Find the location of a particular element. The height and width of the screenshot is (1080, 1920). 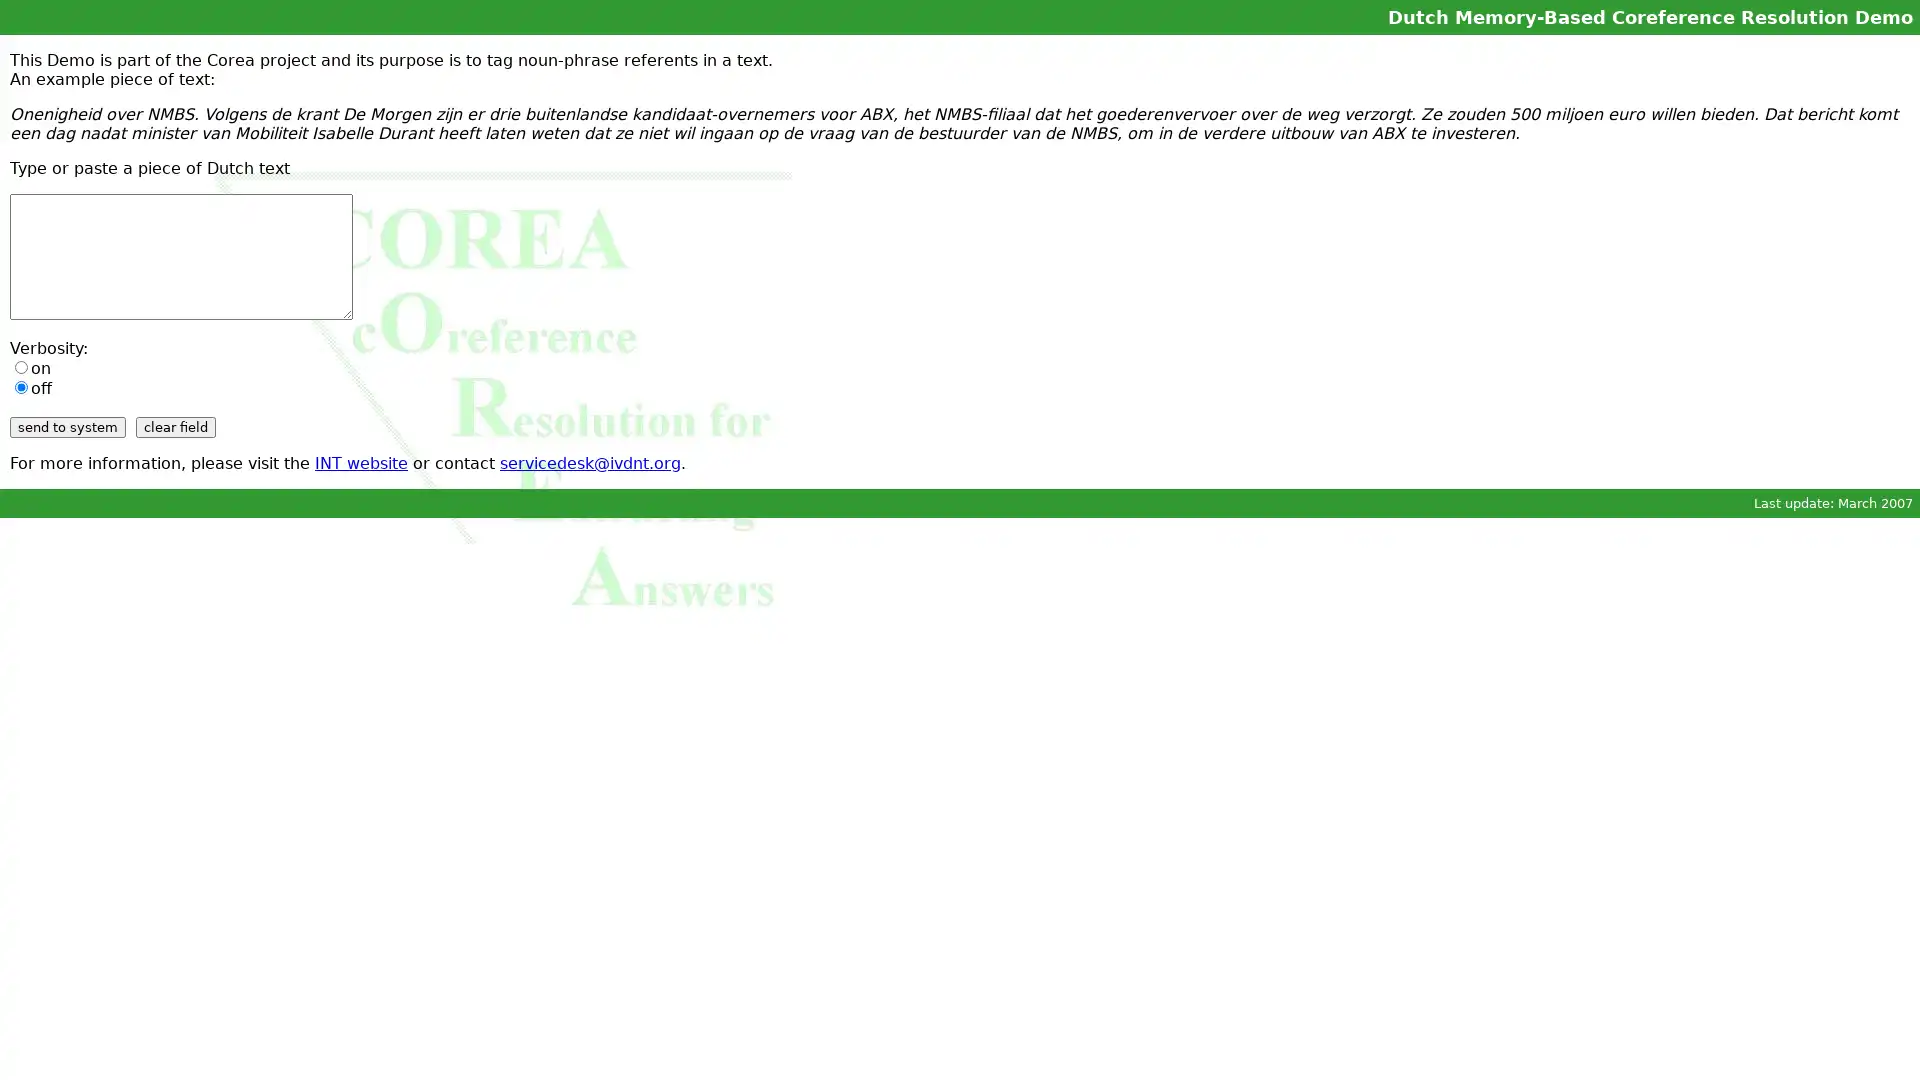

send to system is located at coordinates (67, 426).